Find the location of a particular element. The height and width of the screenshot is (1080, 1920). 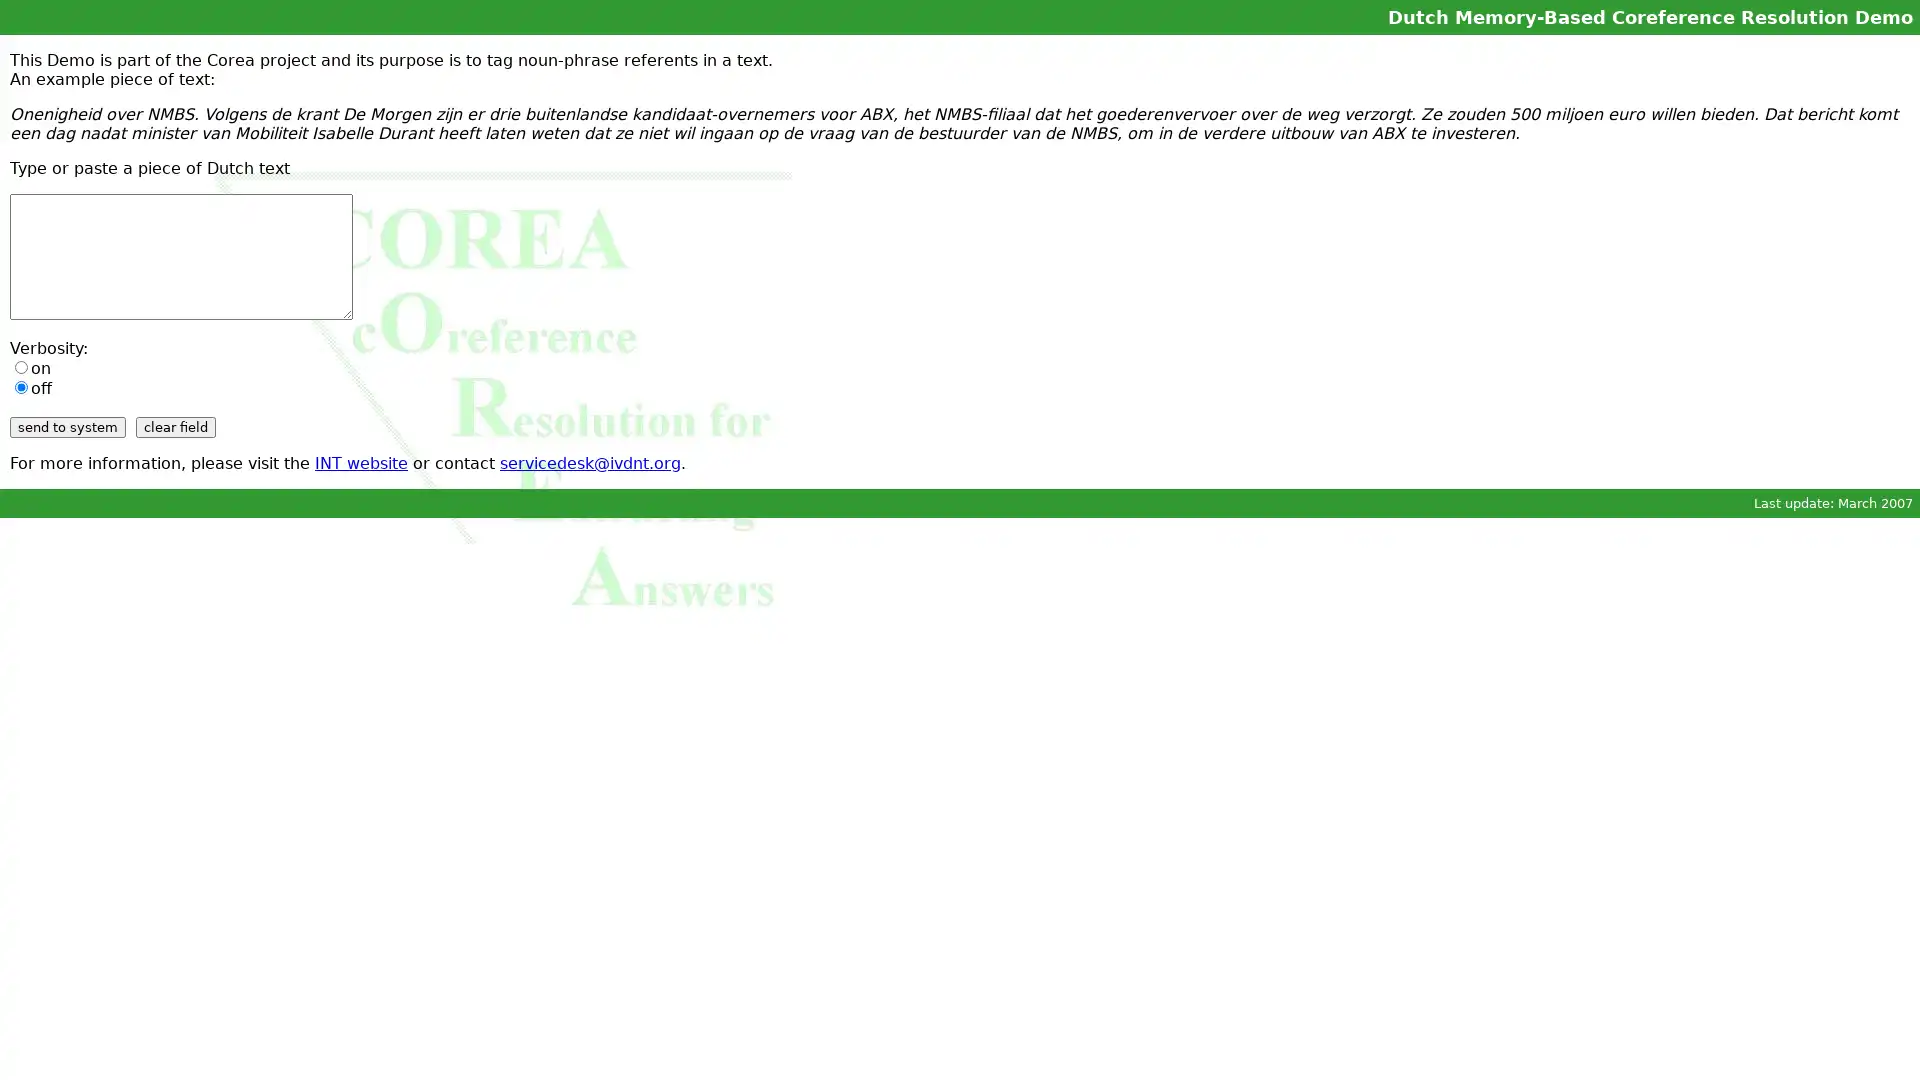

send to system is located at coordinates (67, 426).